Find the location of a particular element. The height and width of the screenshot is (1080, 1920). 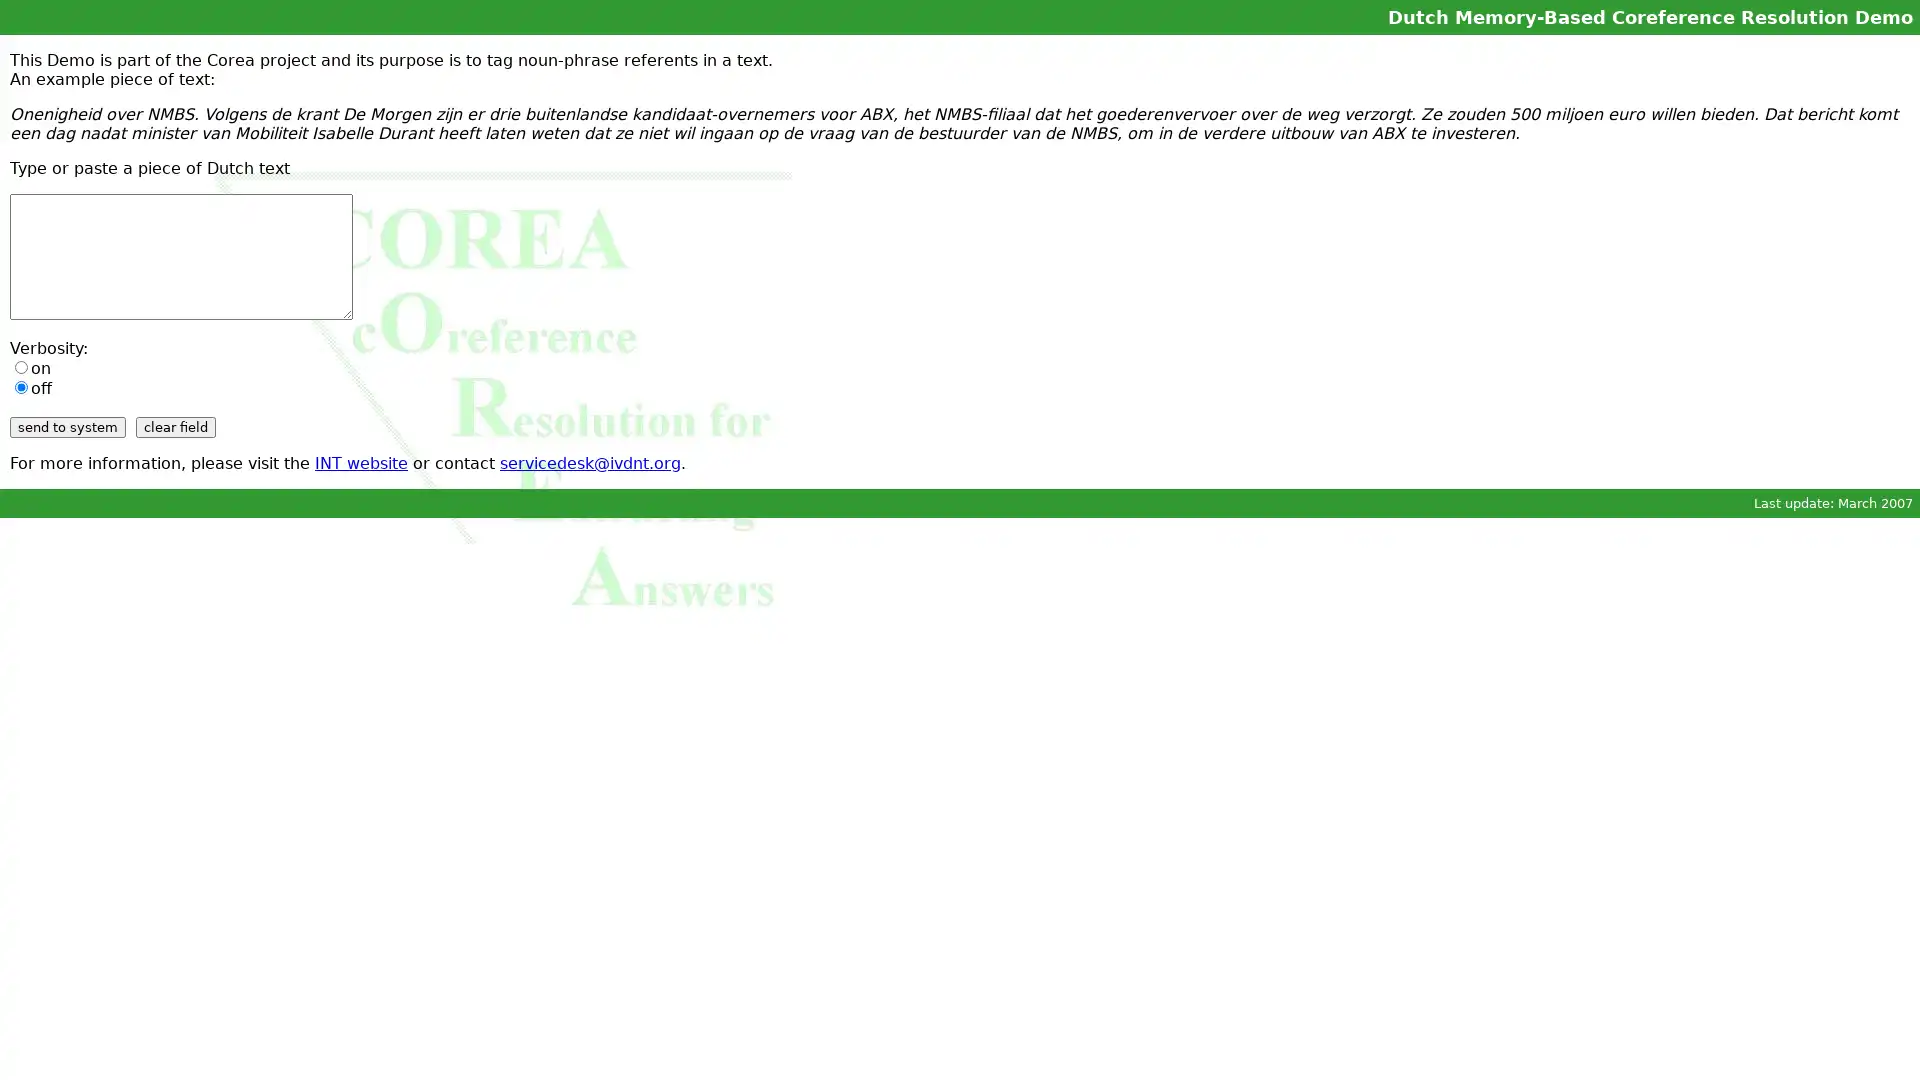

send to system is located at coordinates (67, 426).